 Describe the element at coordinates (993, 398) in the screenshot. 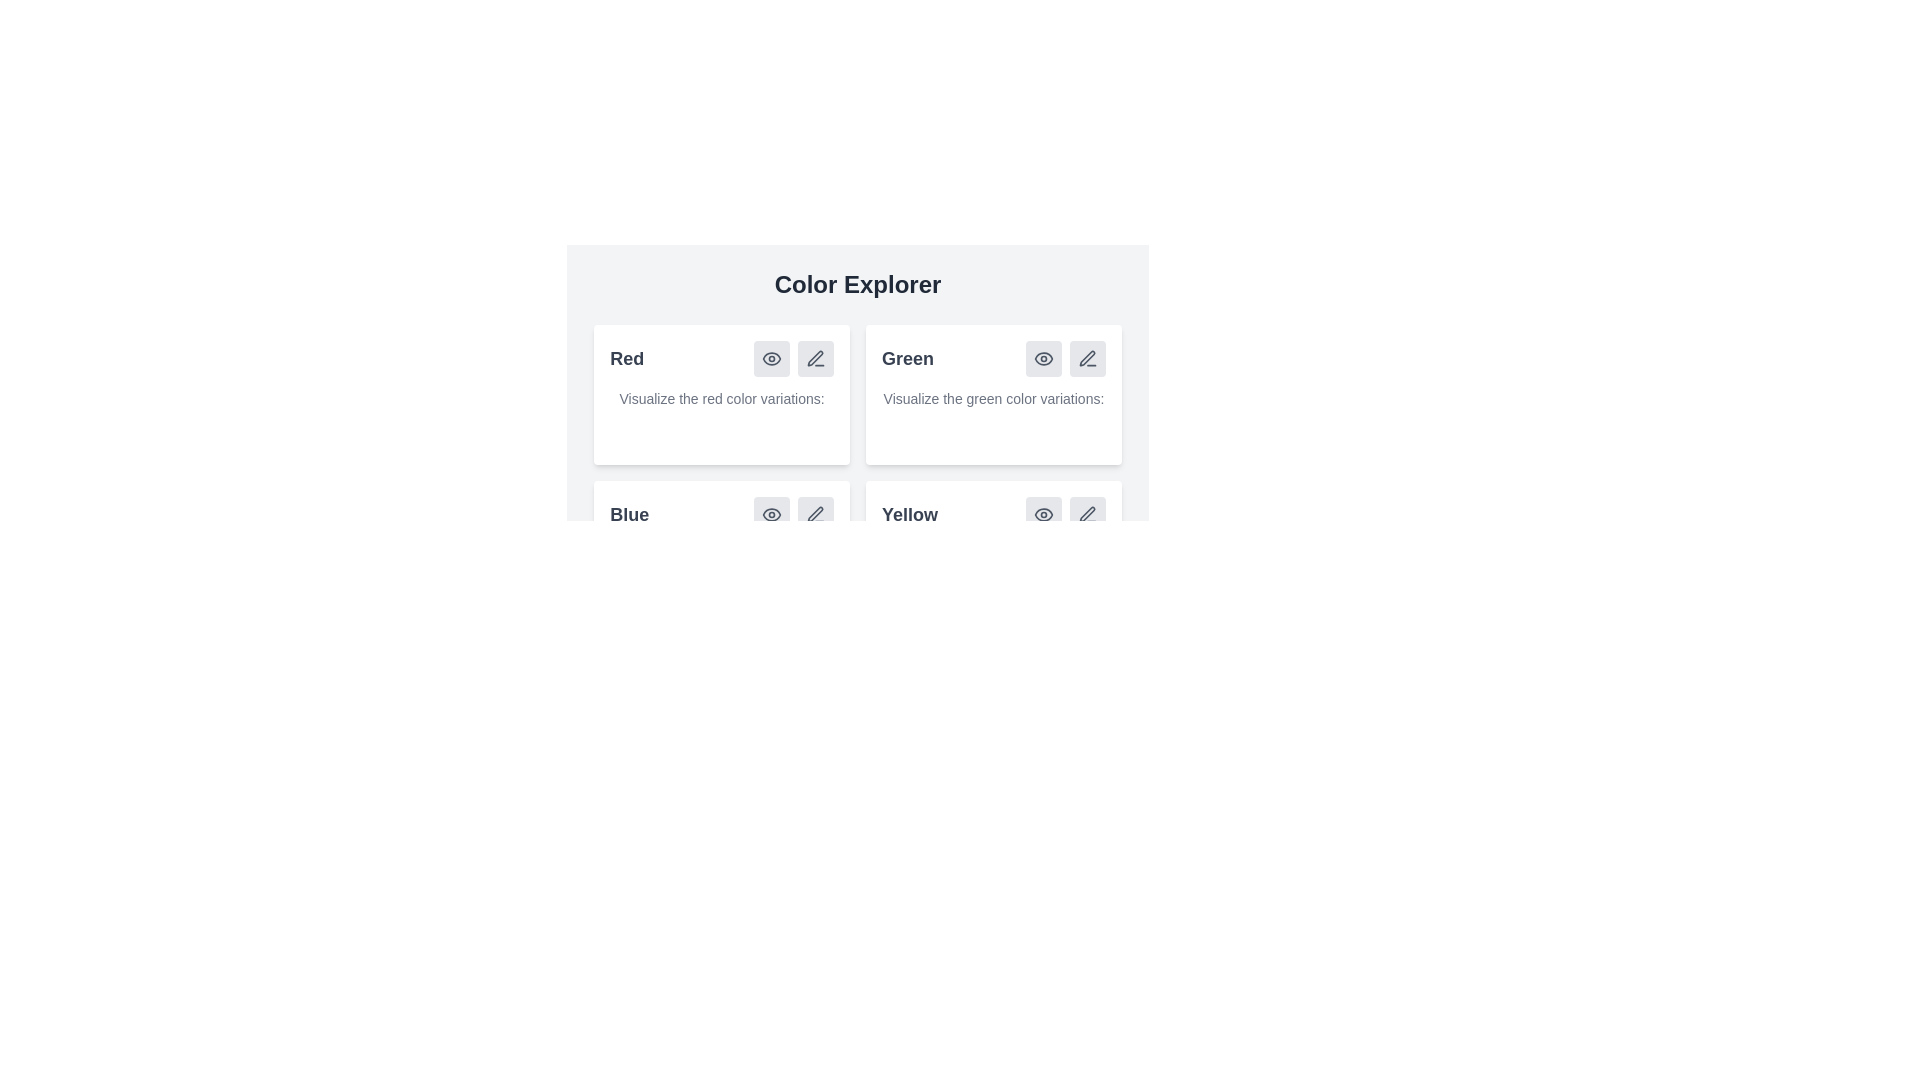

I see `the informational text label located under the heading 'Green' in the top-right quadrant of the grid layout, which provides instructions related to green color variations` at that location.